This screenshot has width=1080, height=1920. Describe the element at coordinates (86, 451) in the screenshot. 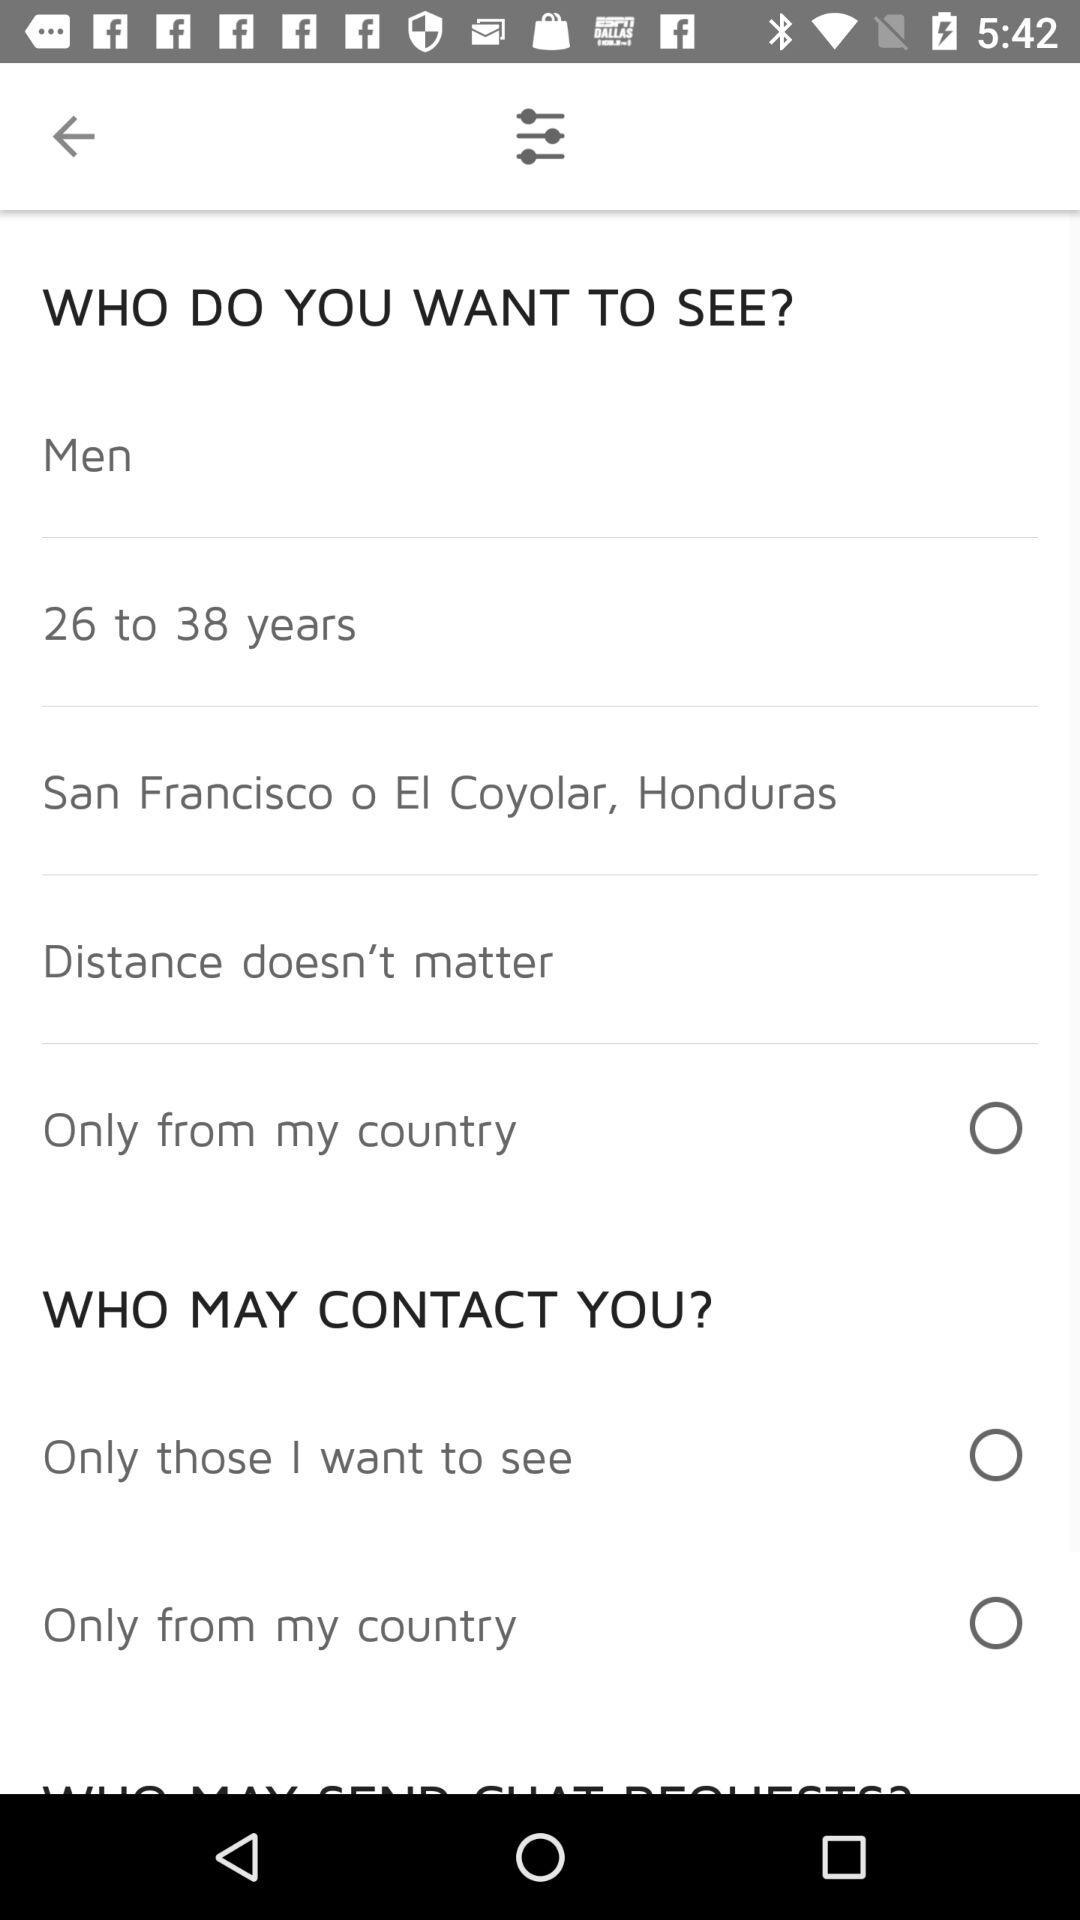

I see `the icon below who do you icon` at that location.